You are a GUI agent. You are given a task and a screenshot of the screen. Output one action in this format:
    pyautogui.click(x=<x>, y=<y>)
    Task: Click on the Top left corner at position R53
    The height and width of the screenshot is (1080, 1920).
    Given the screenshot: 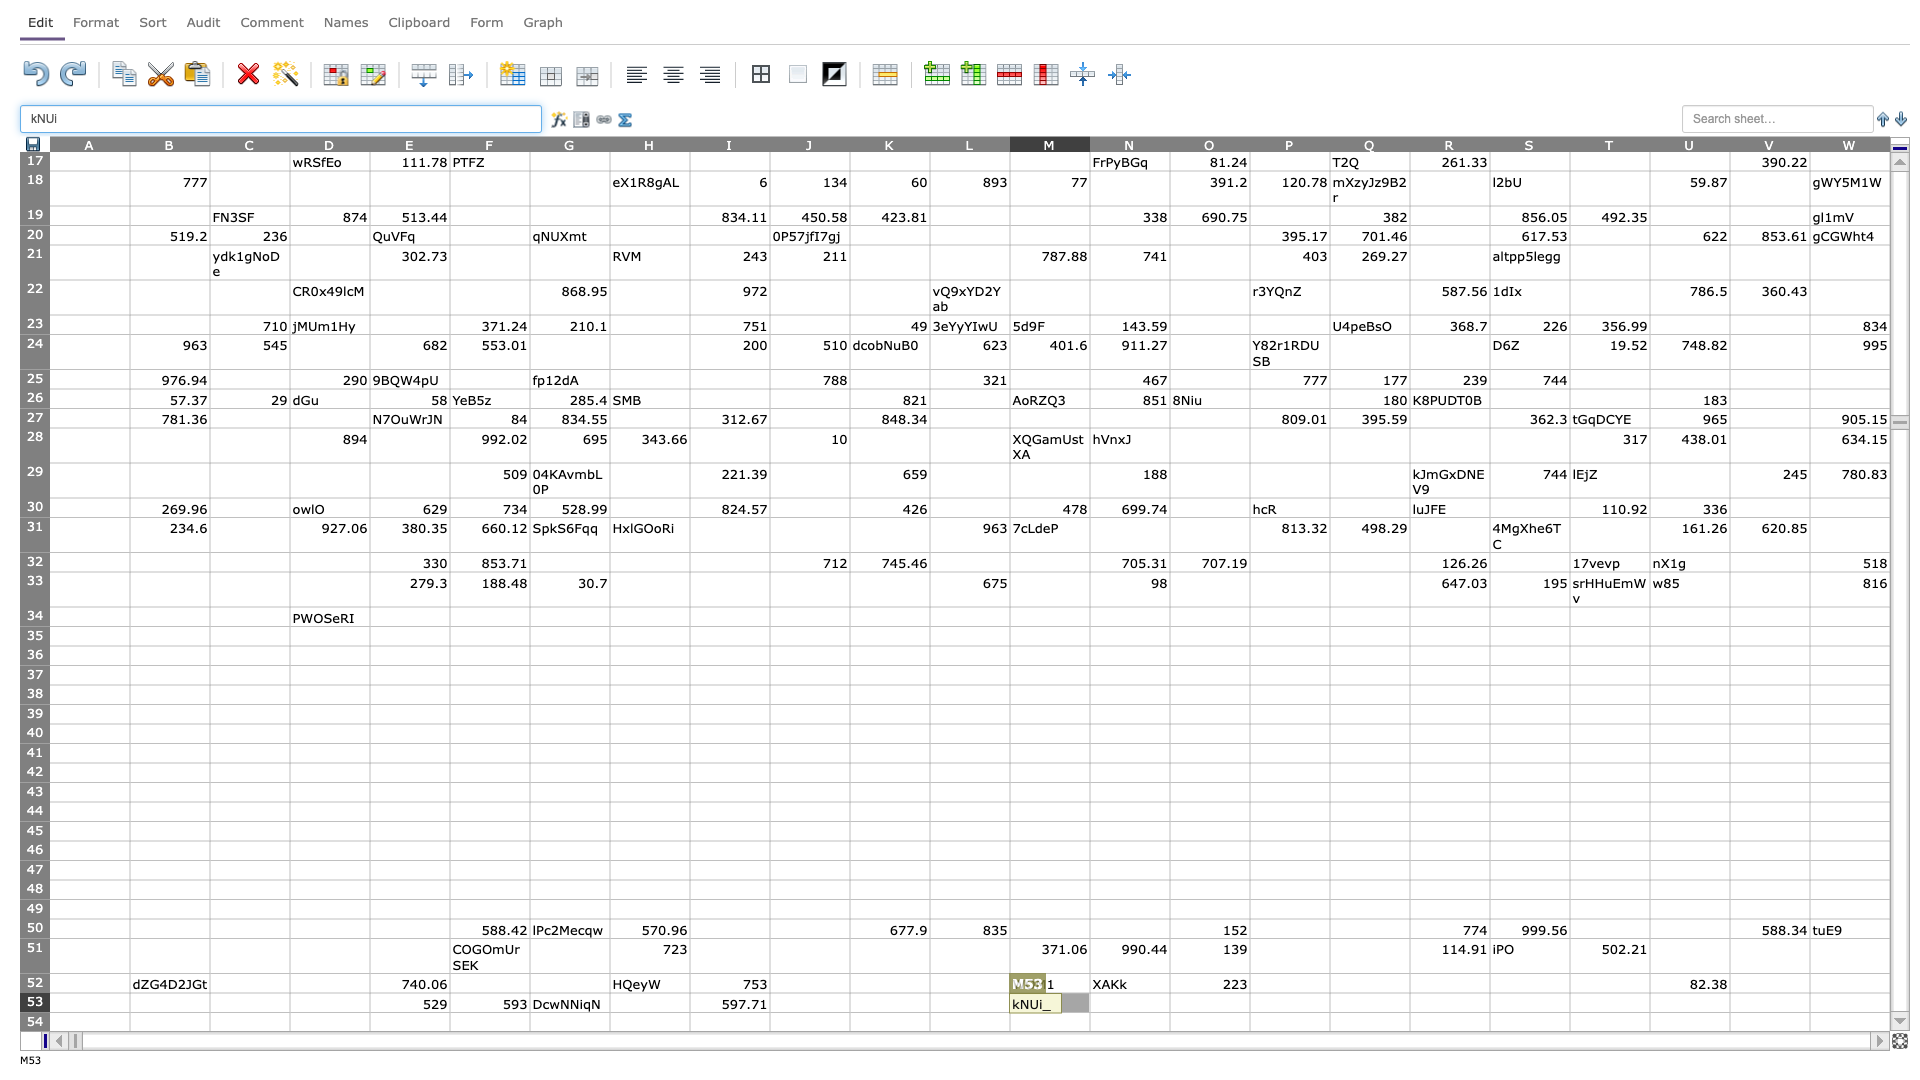 What is the action you would take?
    pyautogui.click(x=1409, y=992)
    